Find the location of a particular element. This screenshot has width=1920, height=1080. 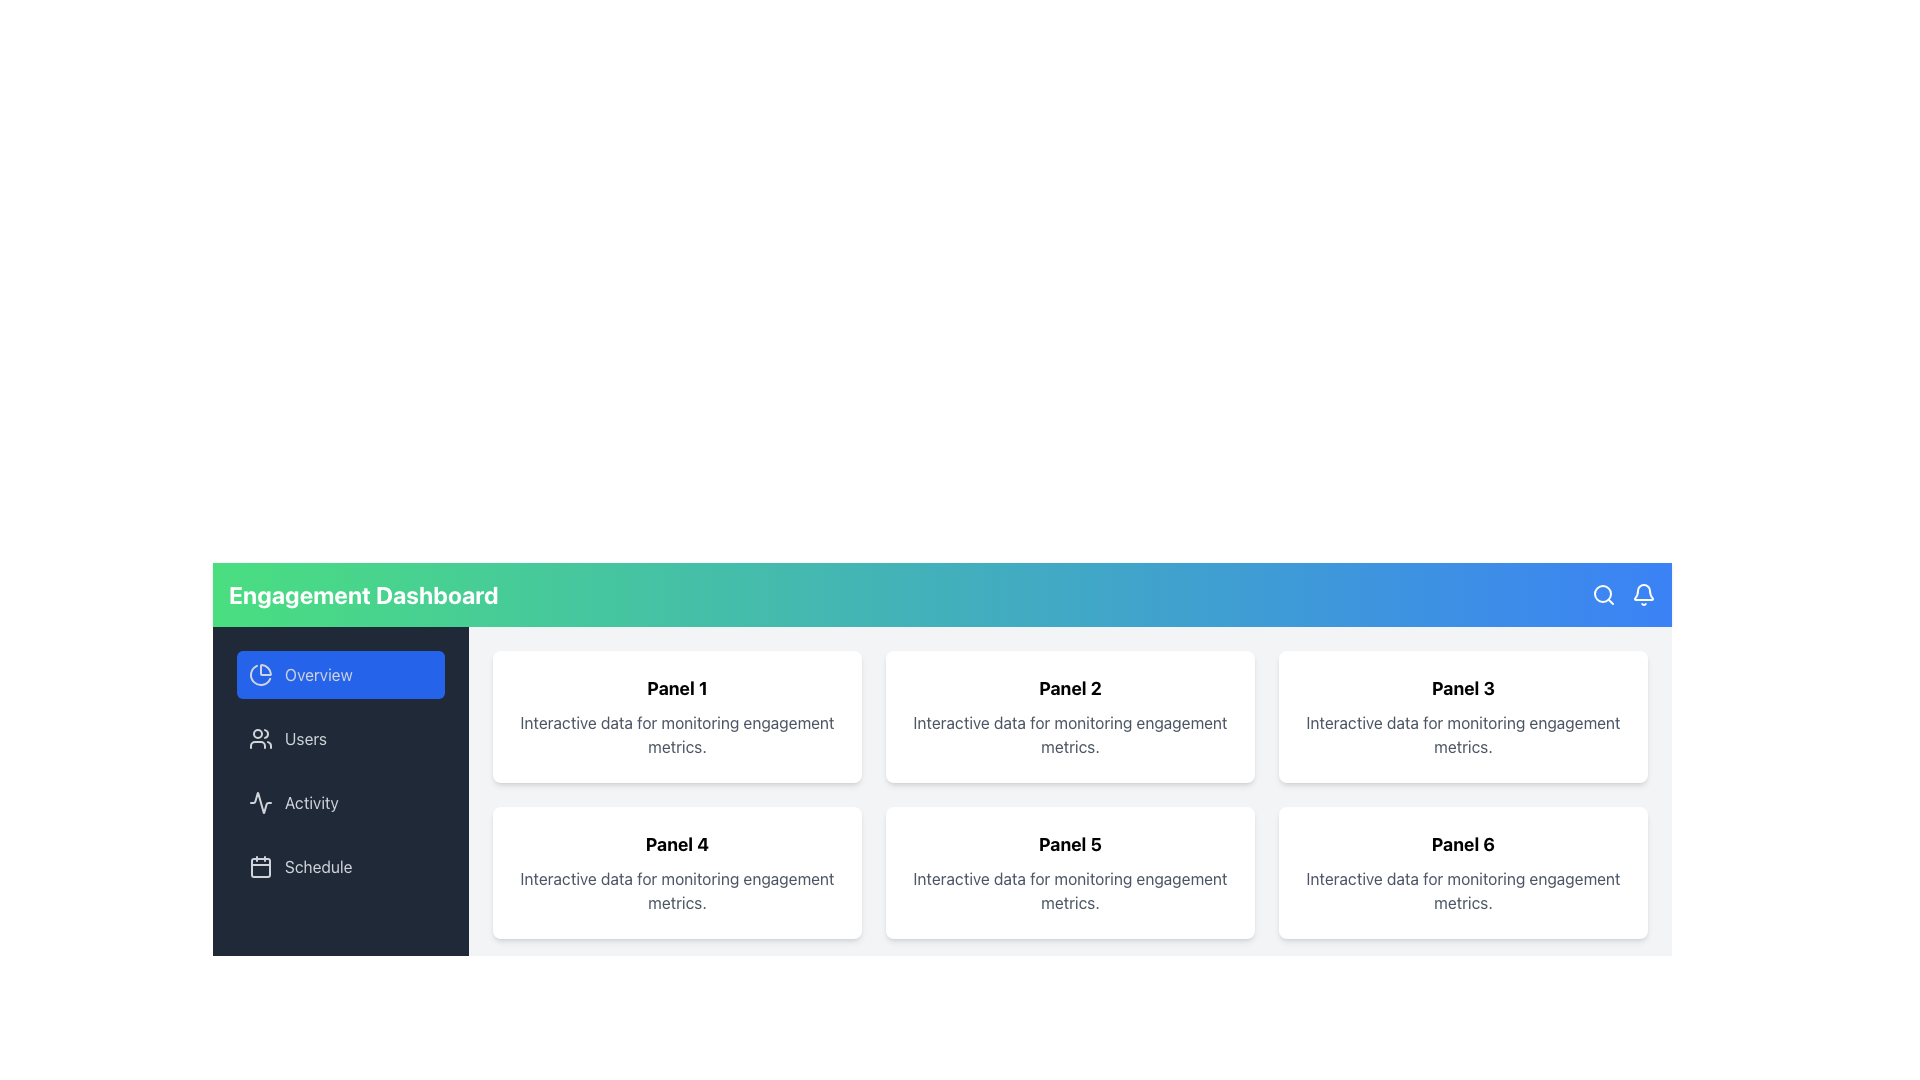

the 'Schedule' button located in the left navigation panel, which features a calendar icon and a dark background with a hover effect is located at coordinates (340, 866).